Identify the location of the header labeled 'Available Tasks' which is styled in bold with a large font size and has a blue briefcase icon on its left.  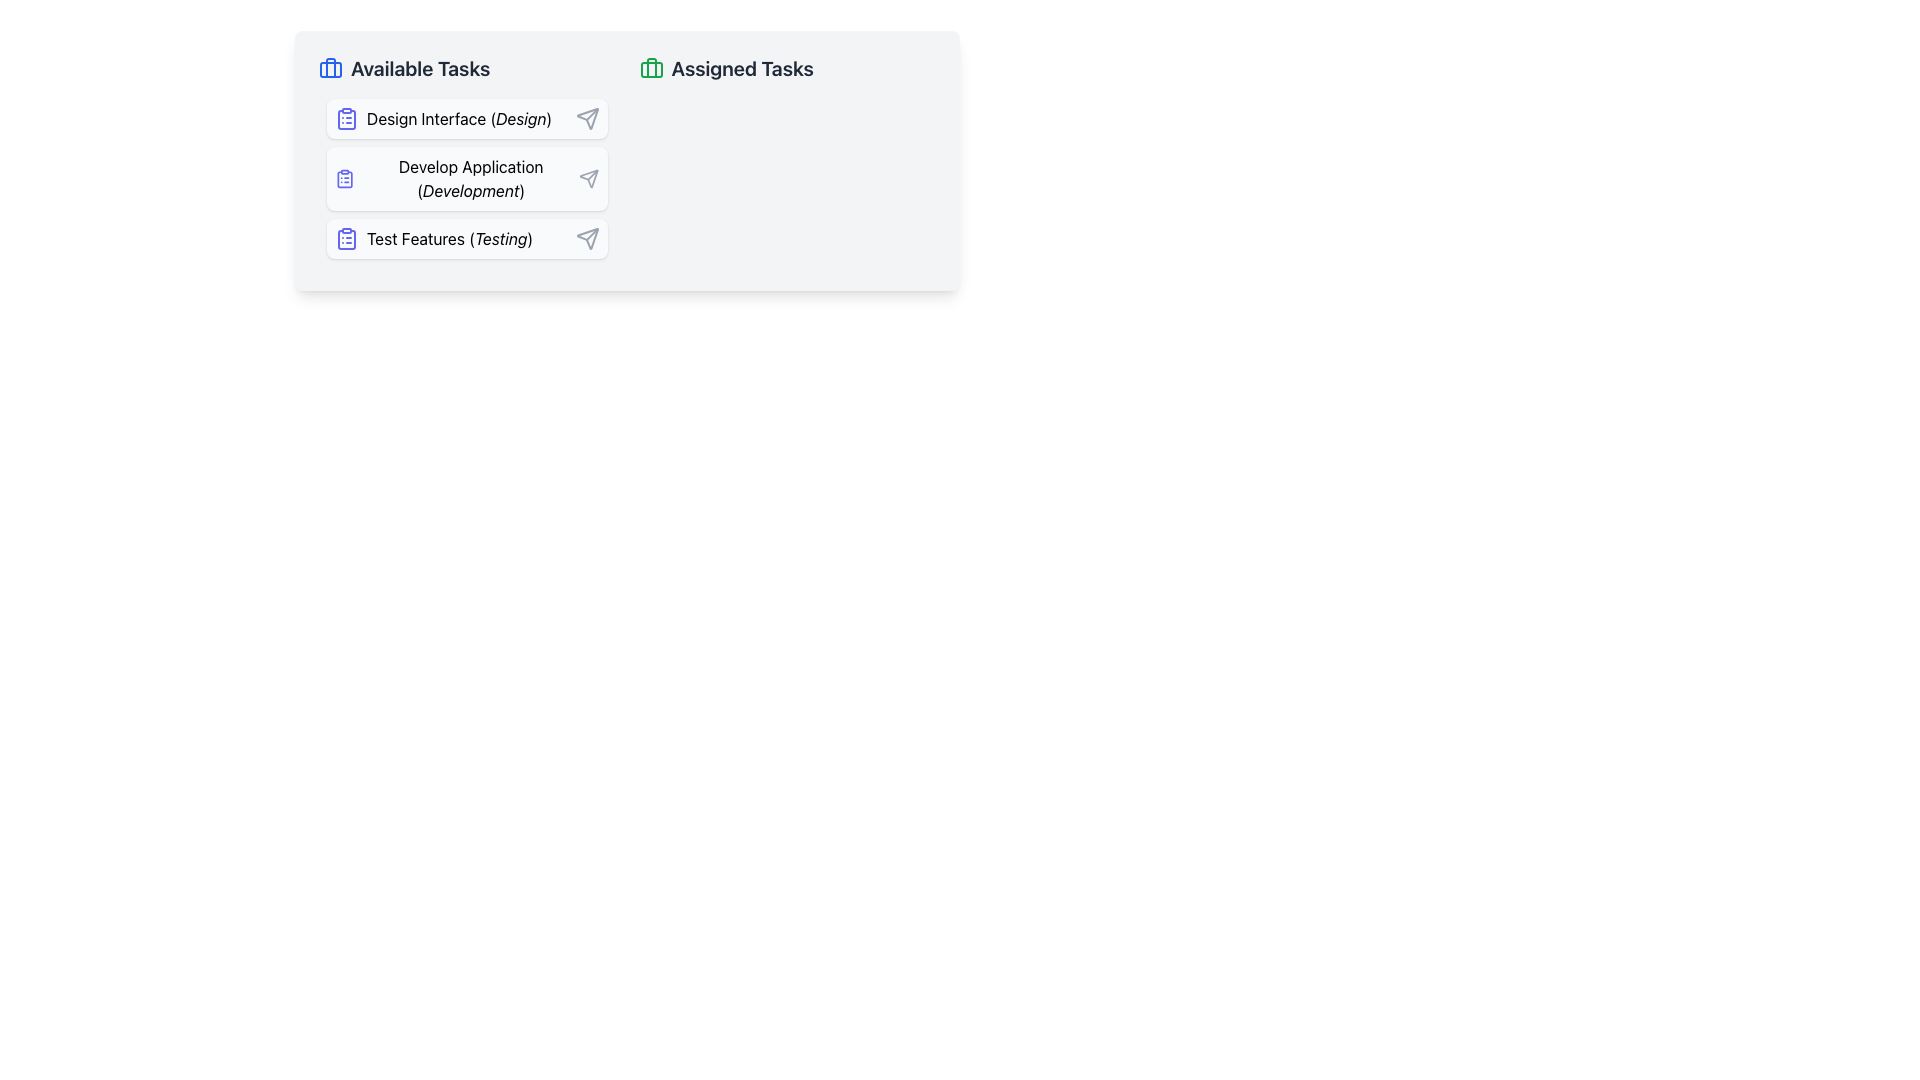
(466, 68).